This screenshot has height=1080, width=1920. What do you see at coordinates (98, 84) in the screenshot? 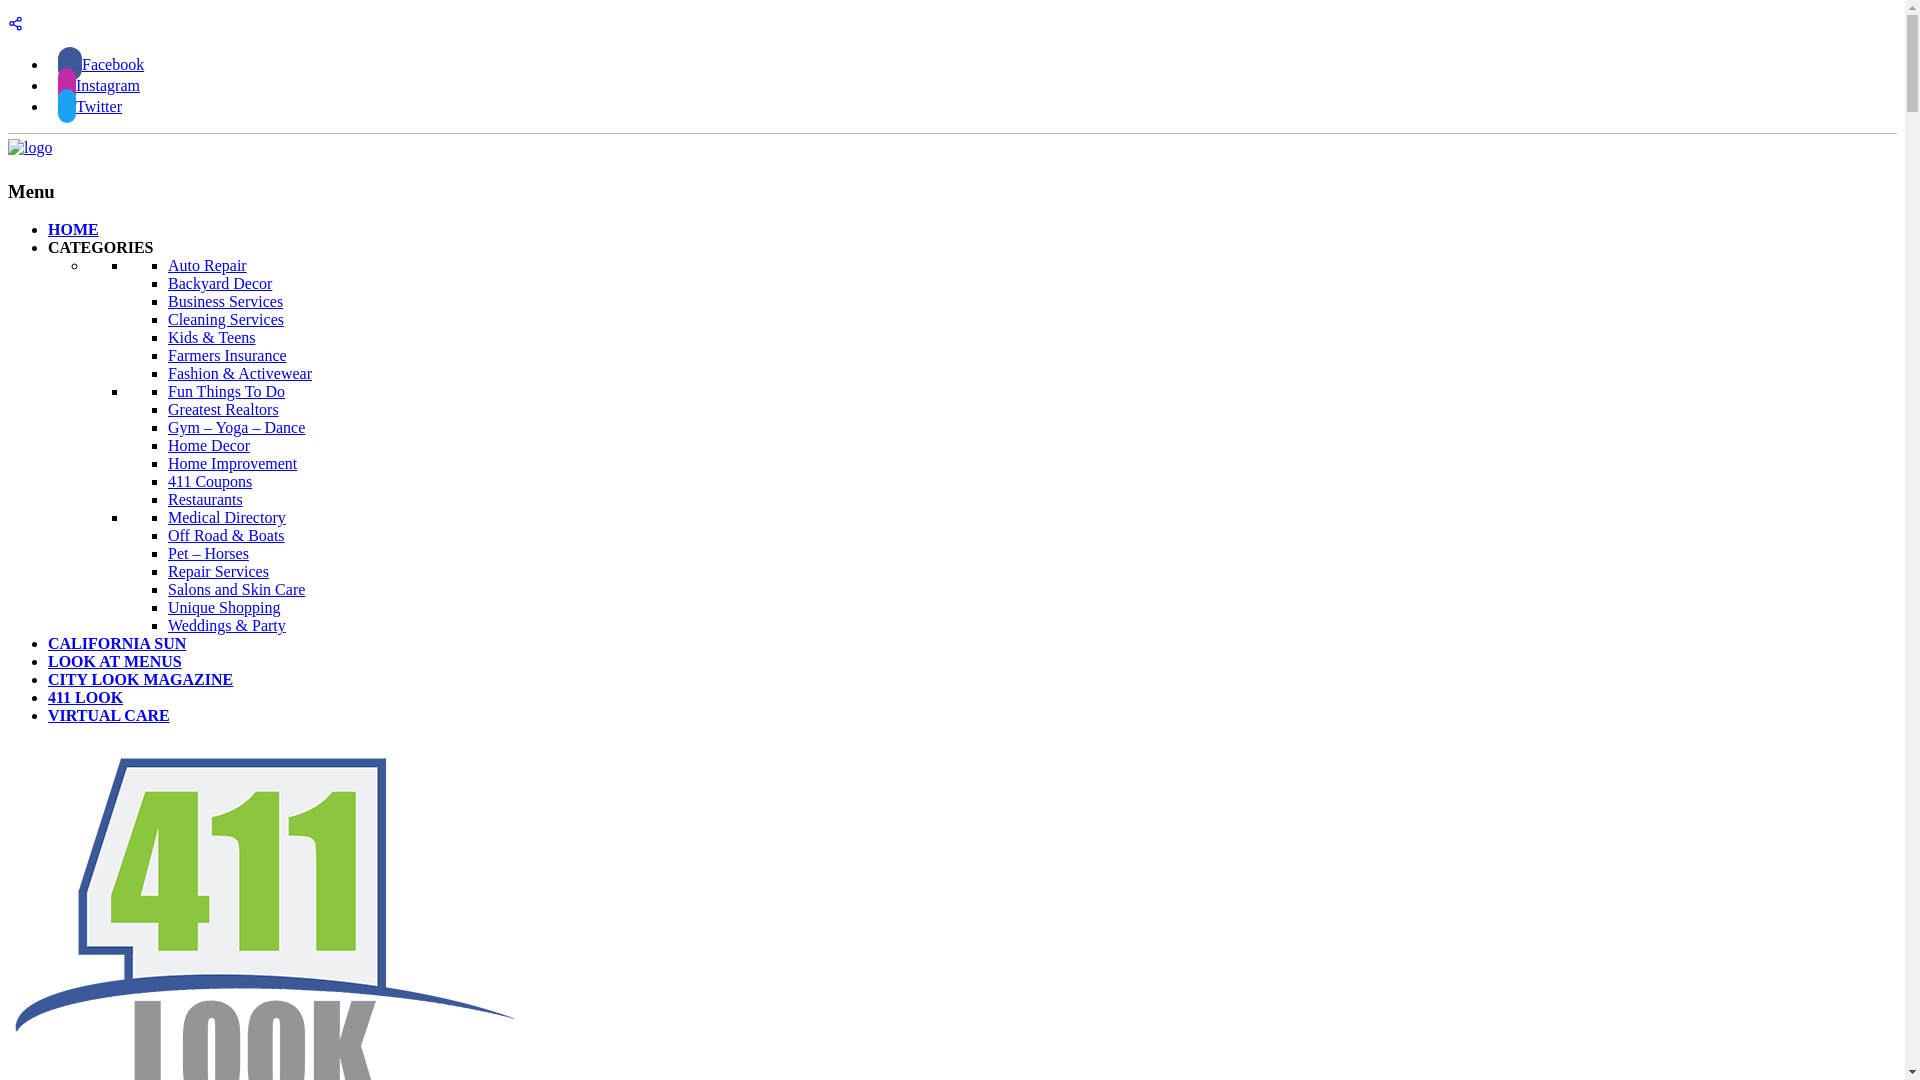
I see `'Instagram'` at bounding box center [98, 84].